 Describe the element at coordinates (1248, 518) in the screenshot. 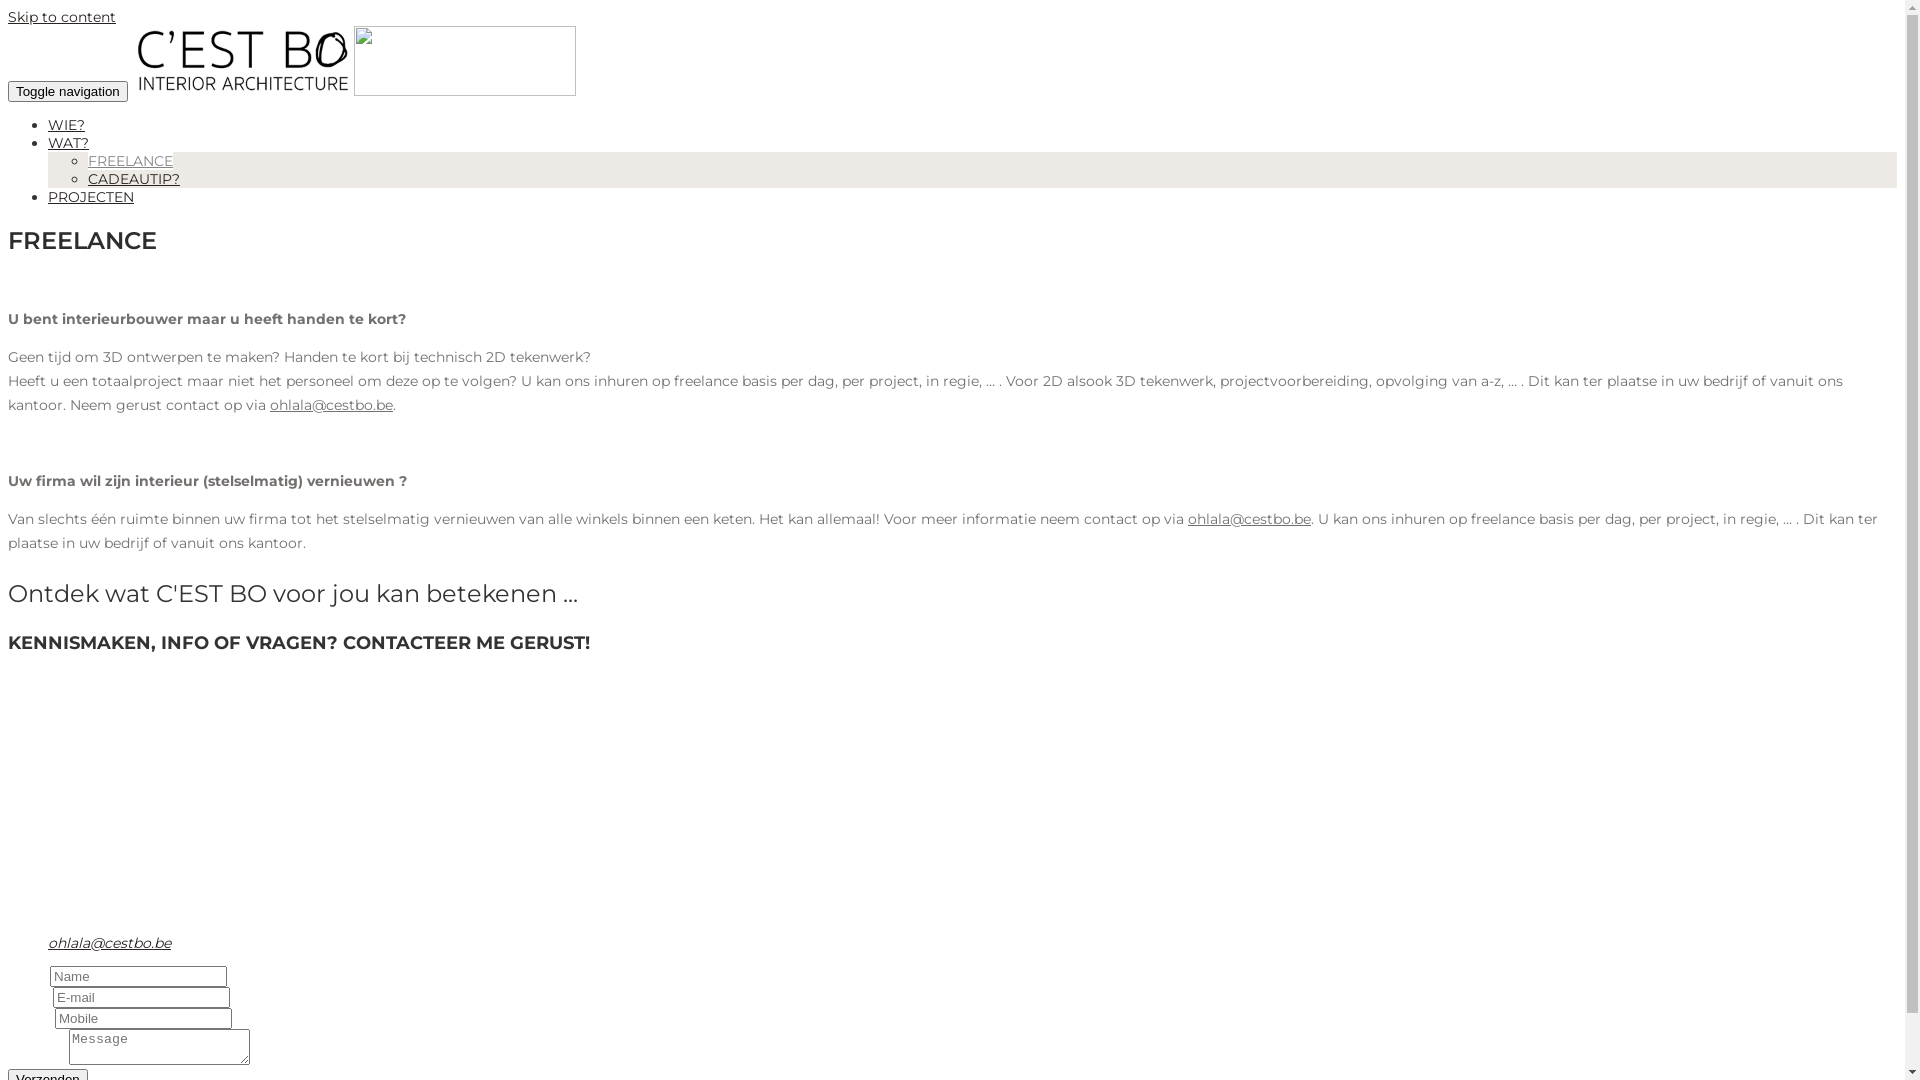

I see `'ohlala@cestbo.be'` at that location.